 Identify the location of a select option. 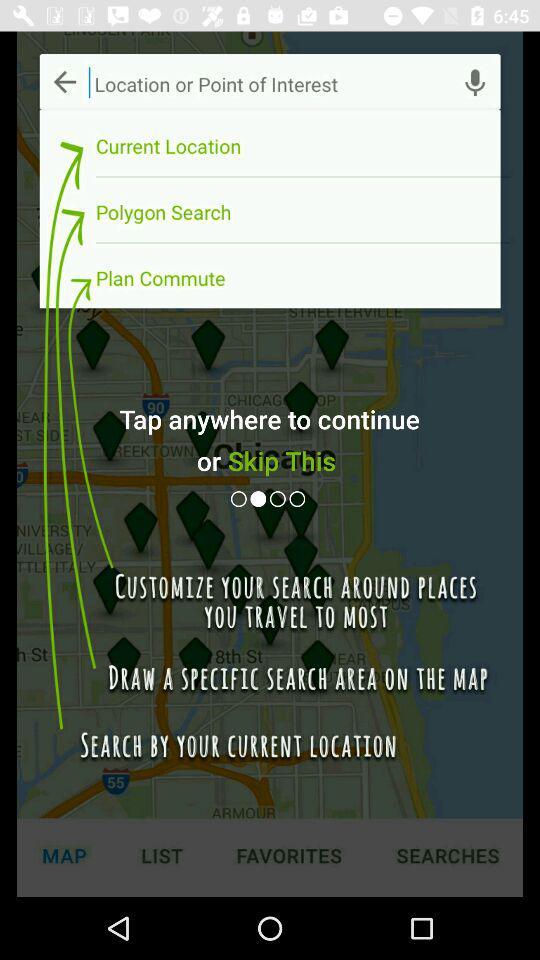
(298, 498).